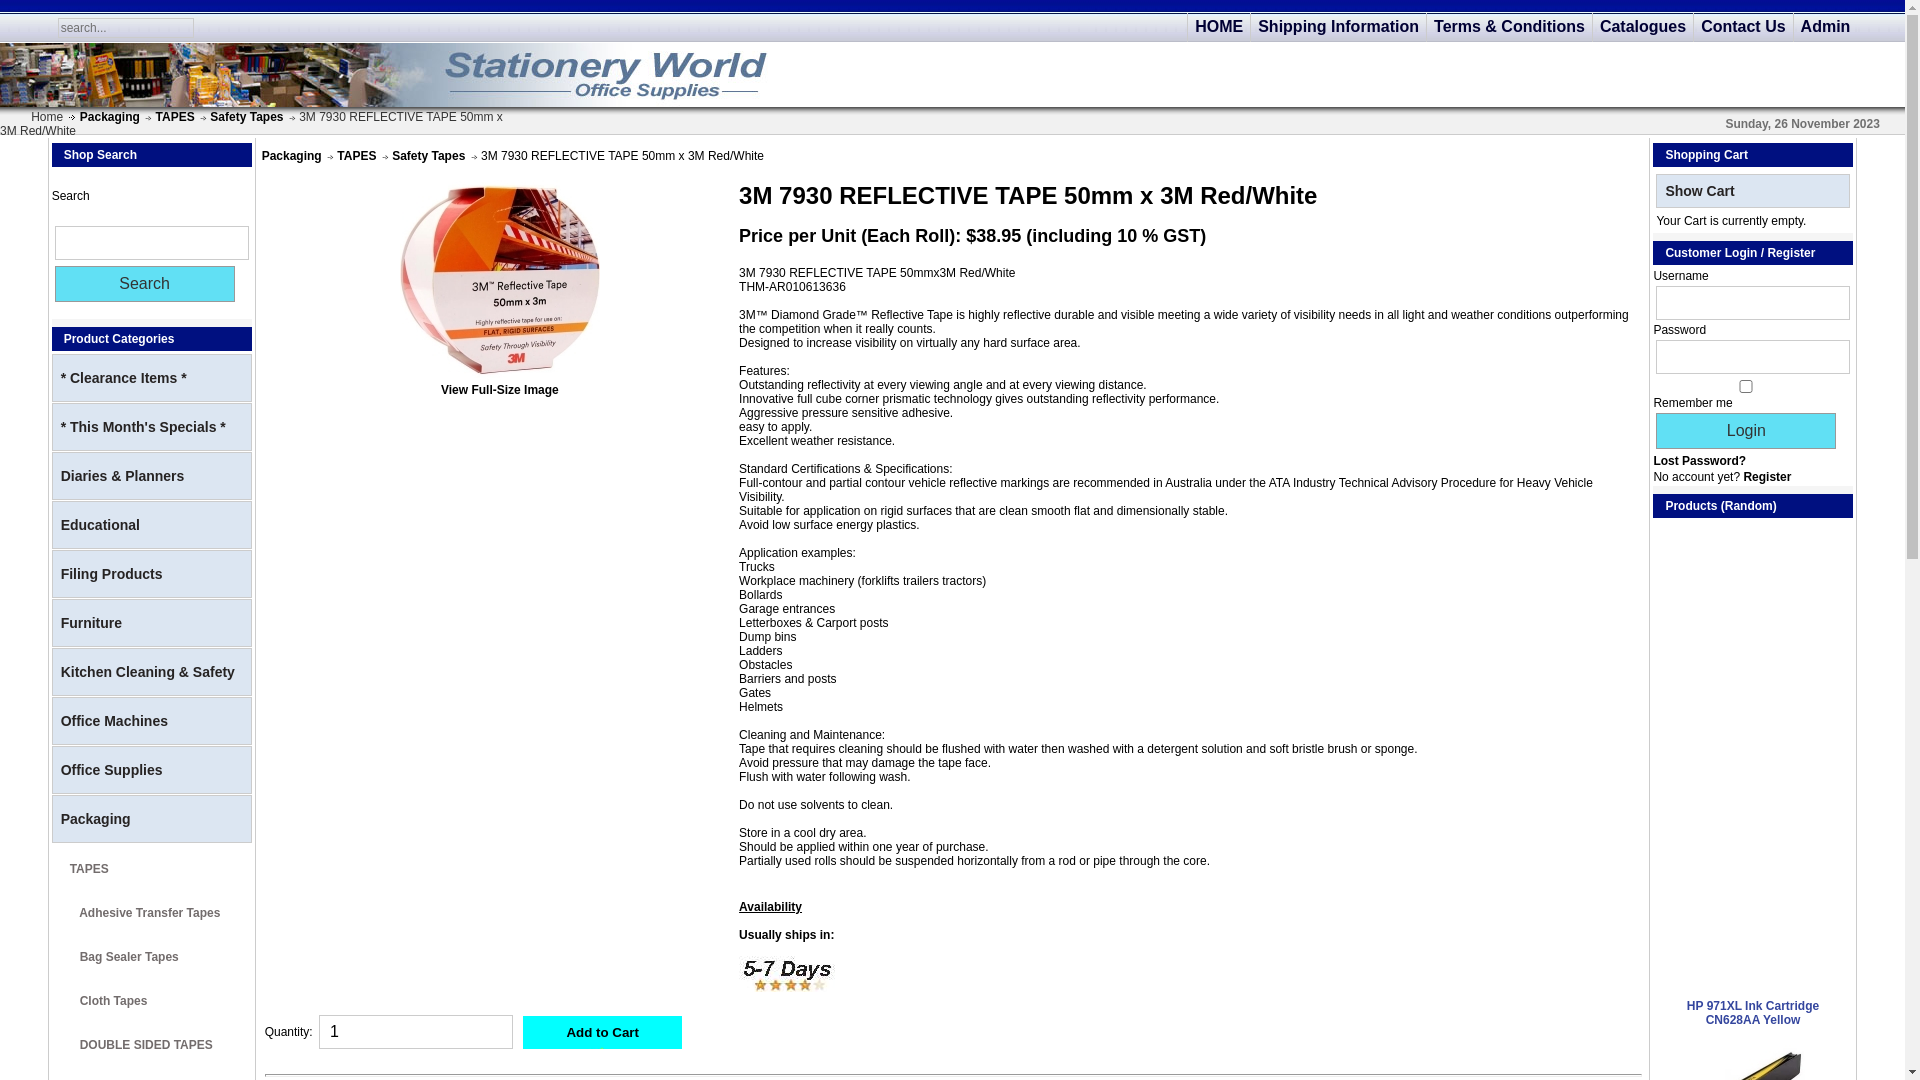 The width and height of the screenshot is (1920, 1080). What do you see at coordinates (151, 475) in the screenshot?
I see `'Diaries & Planners'` at bounding box center [151, 475].